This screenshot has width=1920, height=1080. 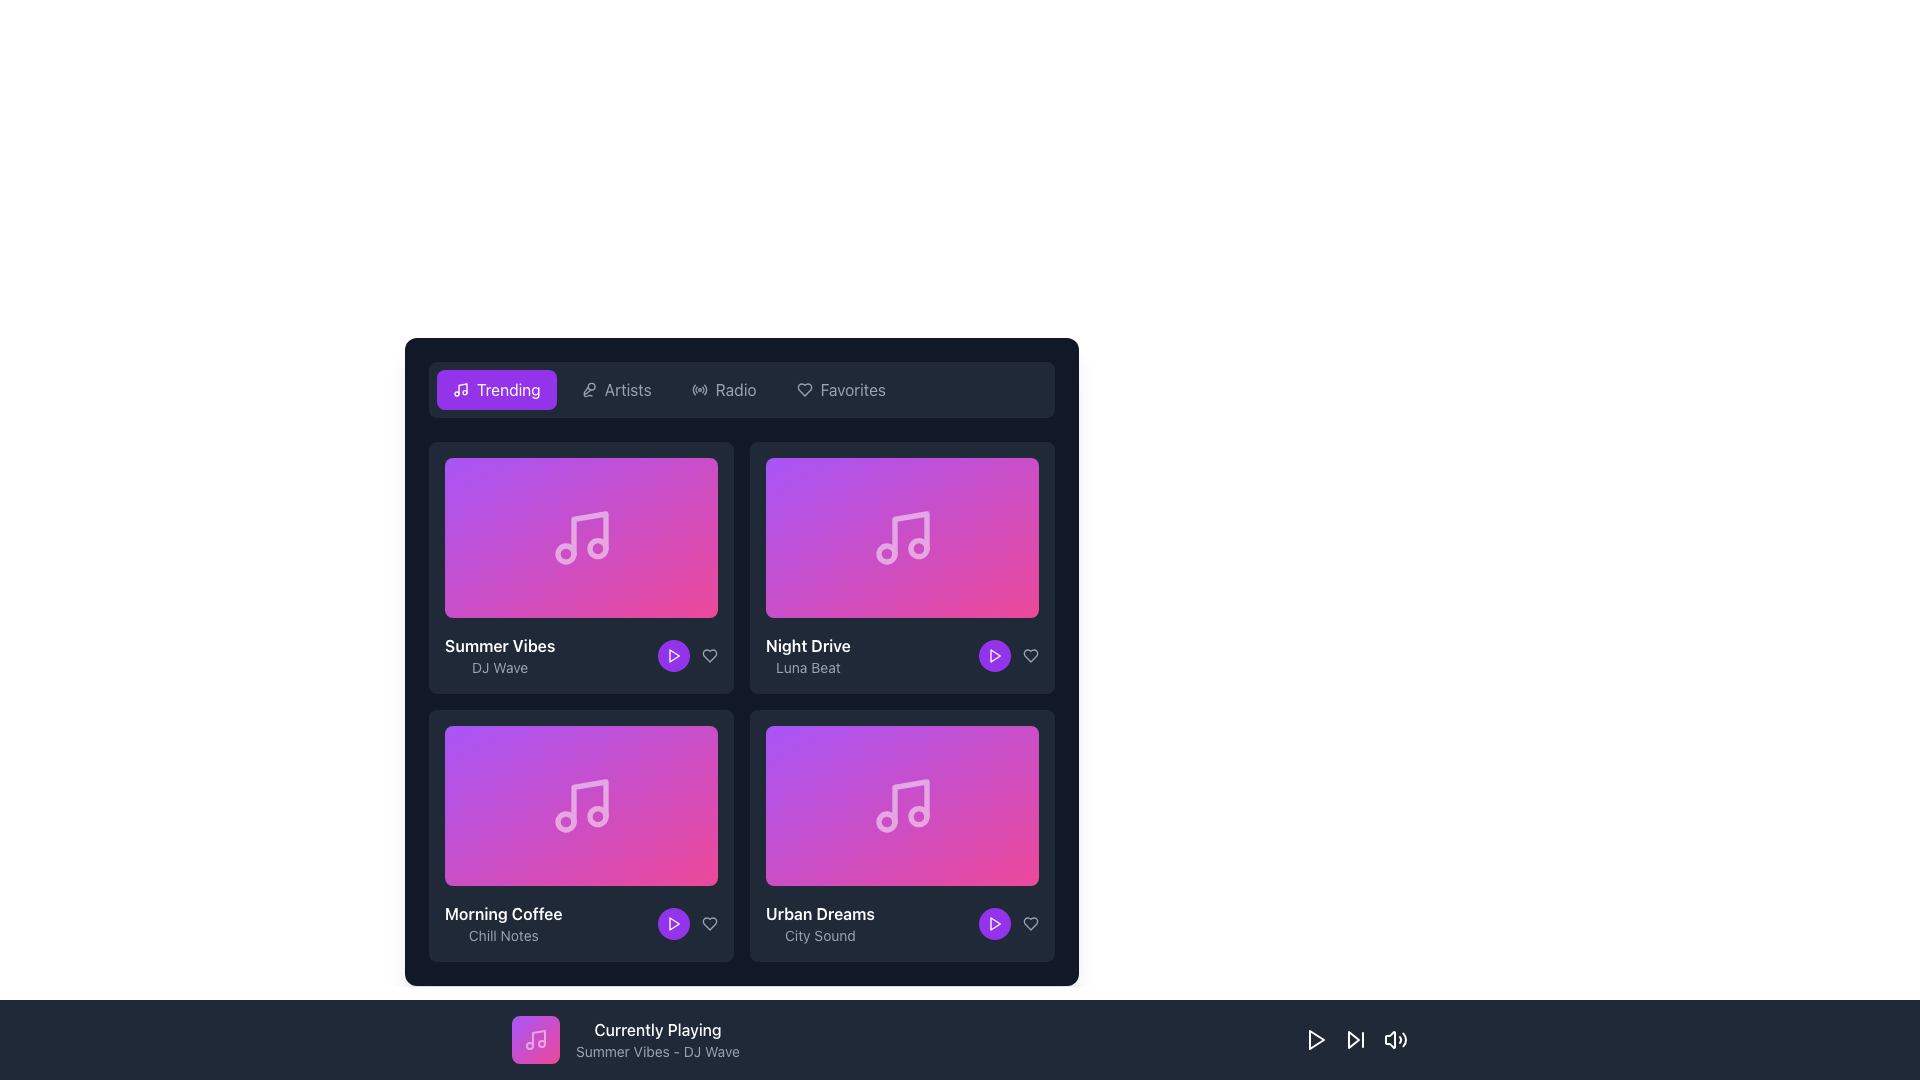 What do you see at coordinates (853, 389) in the screenshot?
I see `the text label that represents a navigation link for favorited items, located in the top-right corner of the navigation bar, next to the 'Radio' label` at bounding box center [853, 389].